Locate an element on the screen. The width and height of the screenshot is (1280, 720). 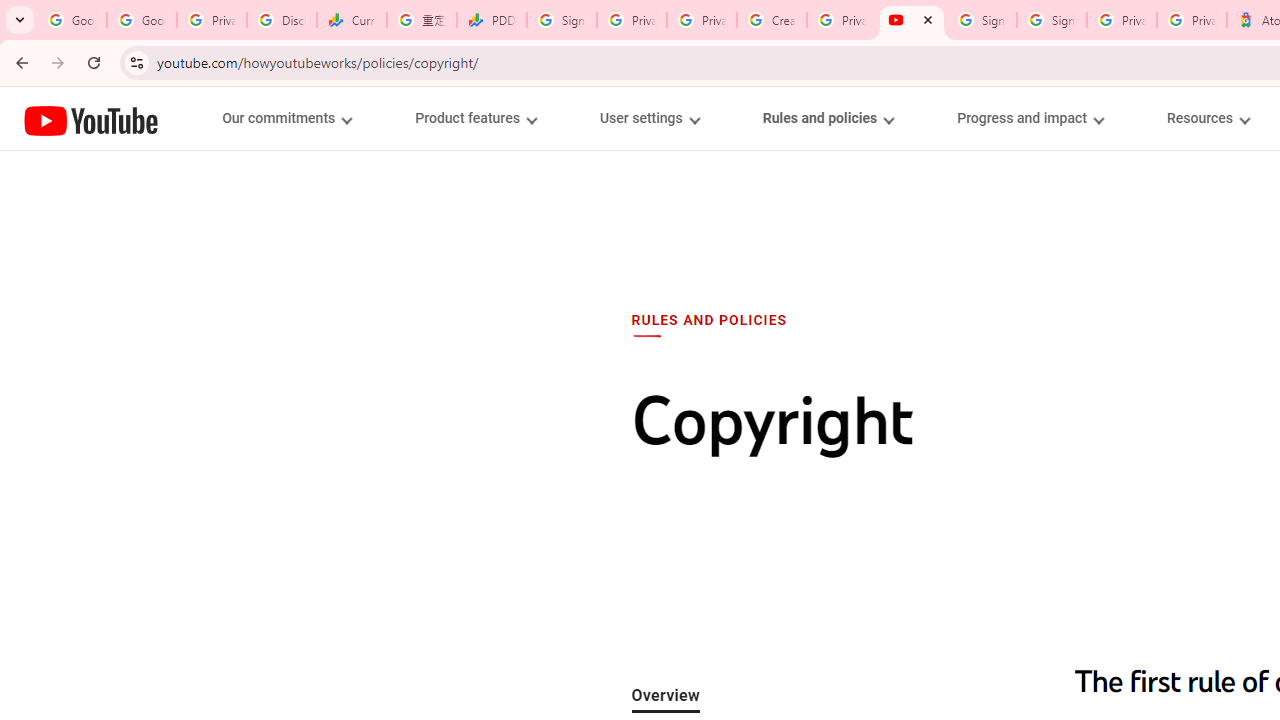
'YouTube Copyright Rules & Policies - How YouTube Works' is located at coordinates (911, 20).